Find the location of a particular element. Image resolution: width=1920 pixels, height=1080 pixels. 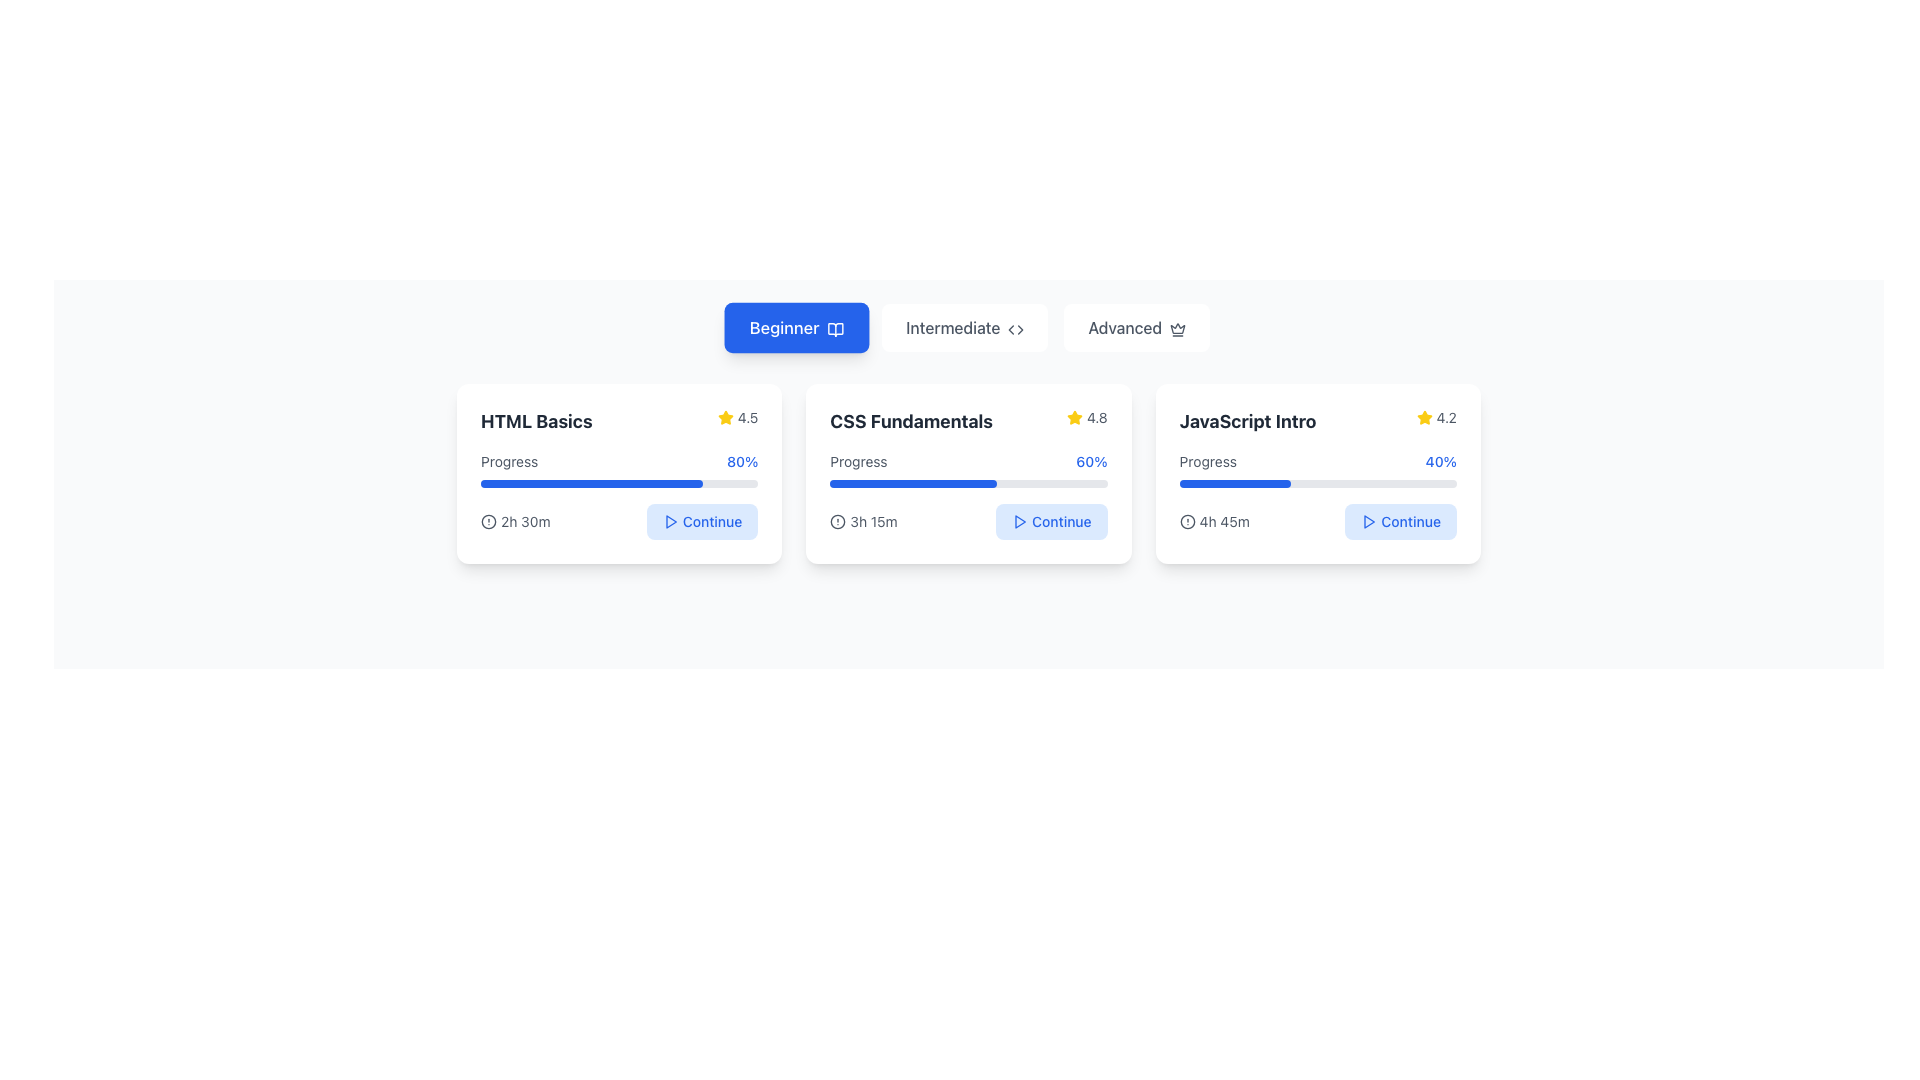

the yellow star icon located in the top-right portion of the JavaScript Intro card, part of a rating system is located at coordinates (1423, 416).